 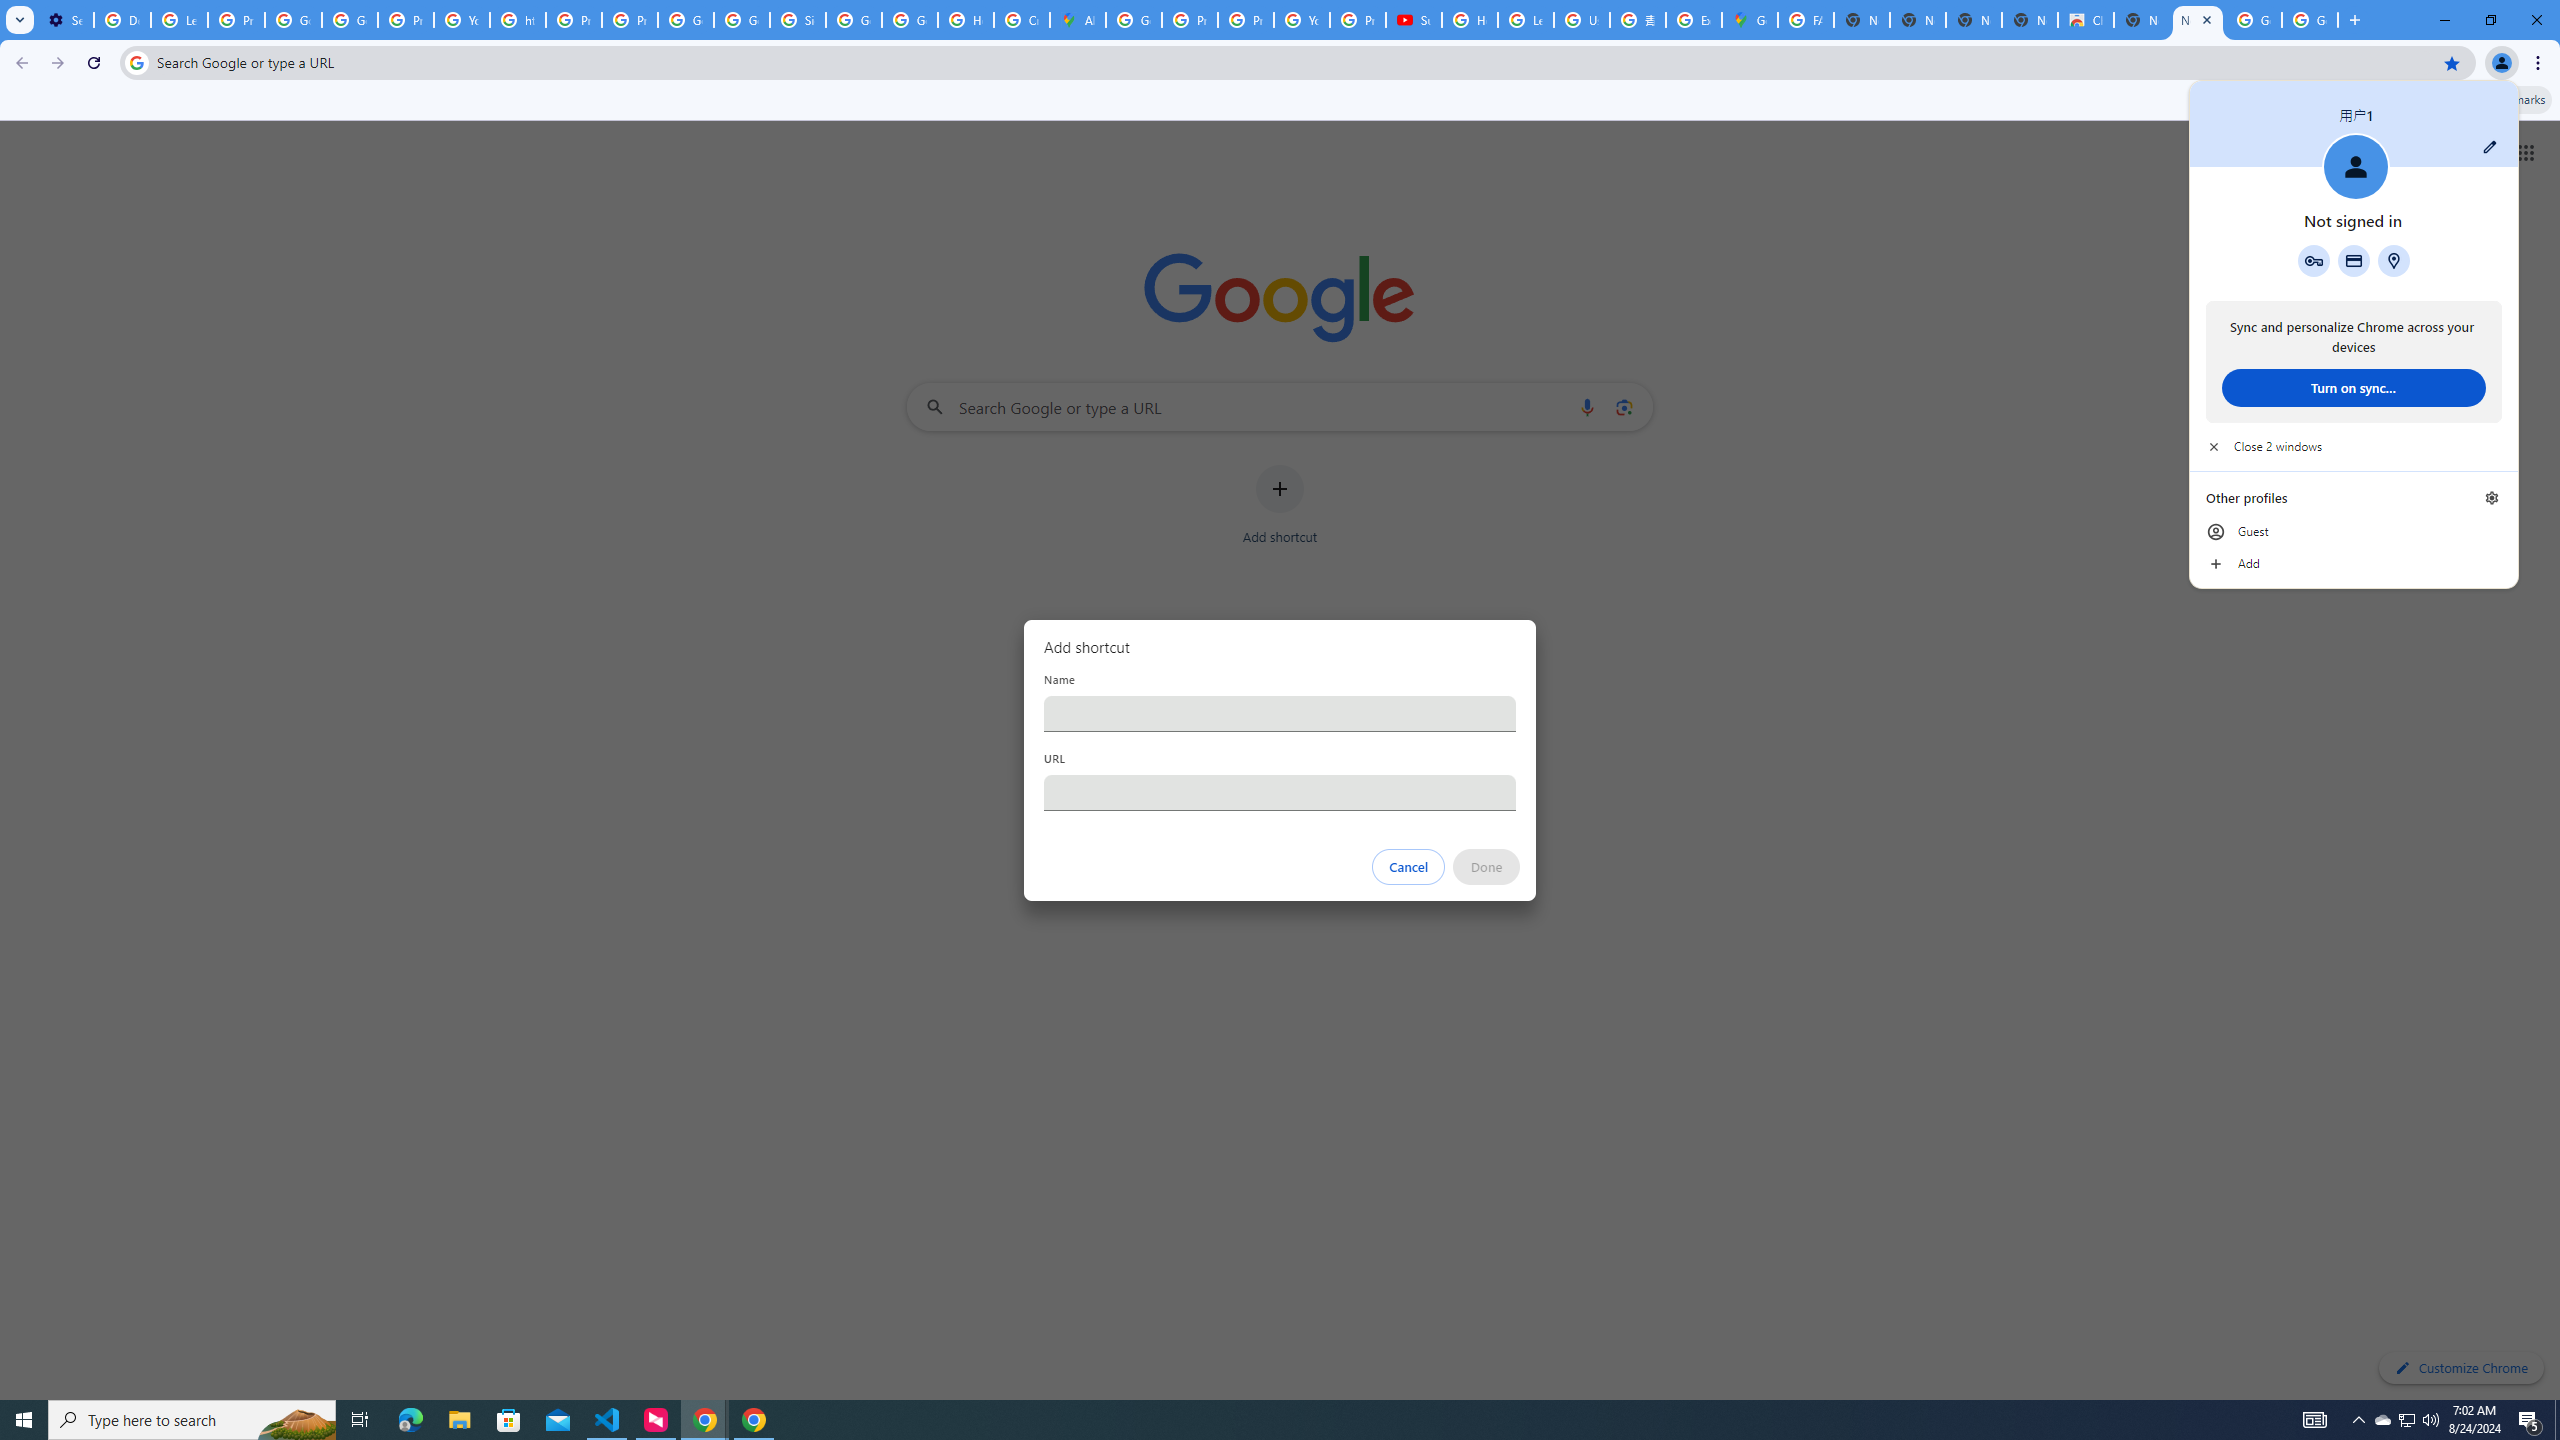 What do you see at coordinates (1022, 19) in the screenshot?
I see `'Create your Google Account'` at bounding box center [1022, 19].